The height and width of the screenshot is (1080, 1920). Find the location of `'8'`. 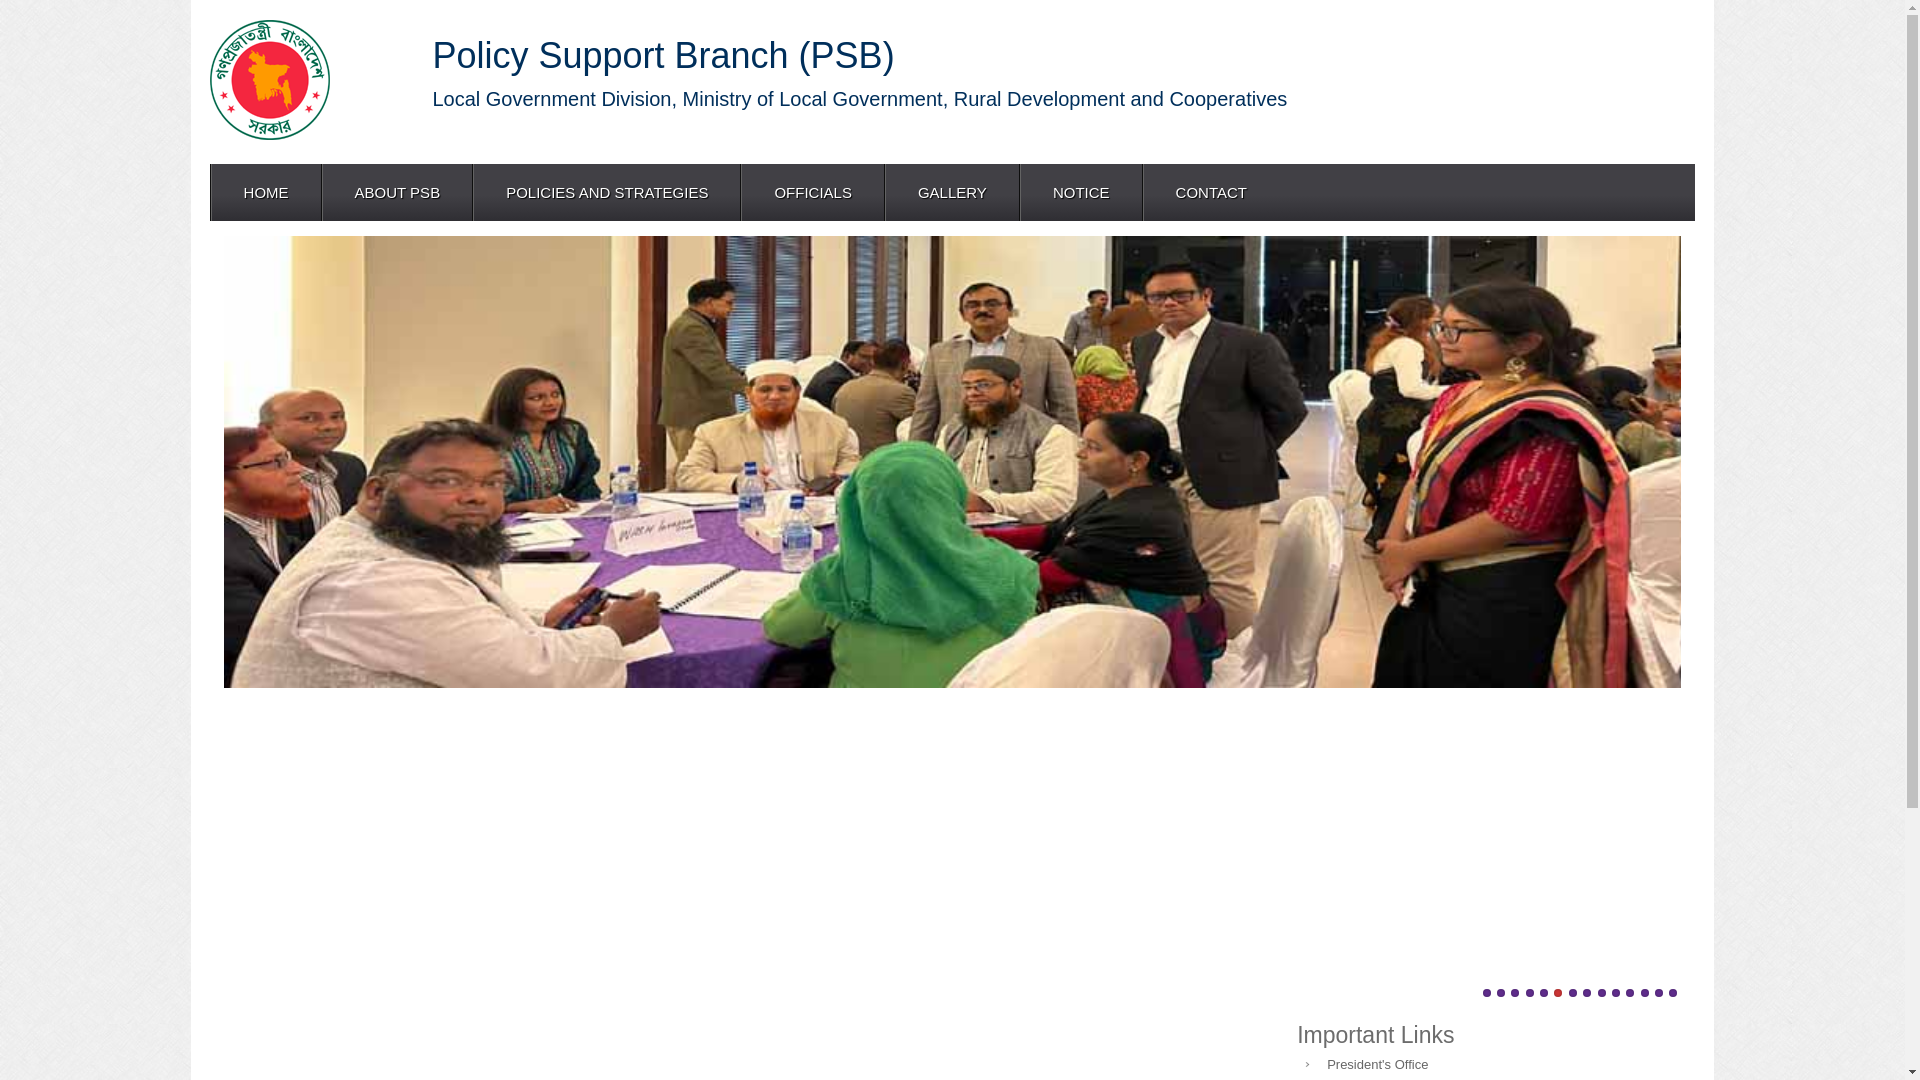

'8' is located at coordinates (1586, 992).